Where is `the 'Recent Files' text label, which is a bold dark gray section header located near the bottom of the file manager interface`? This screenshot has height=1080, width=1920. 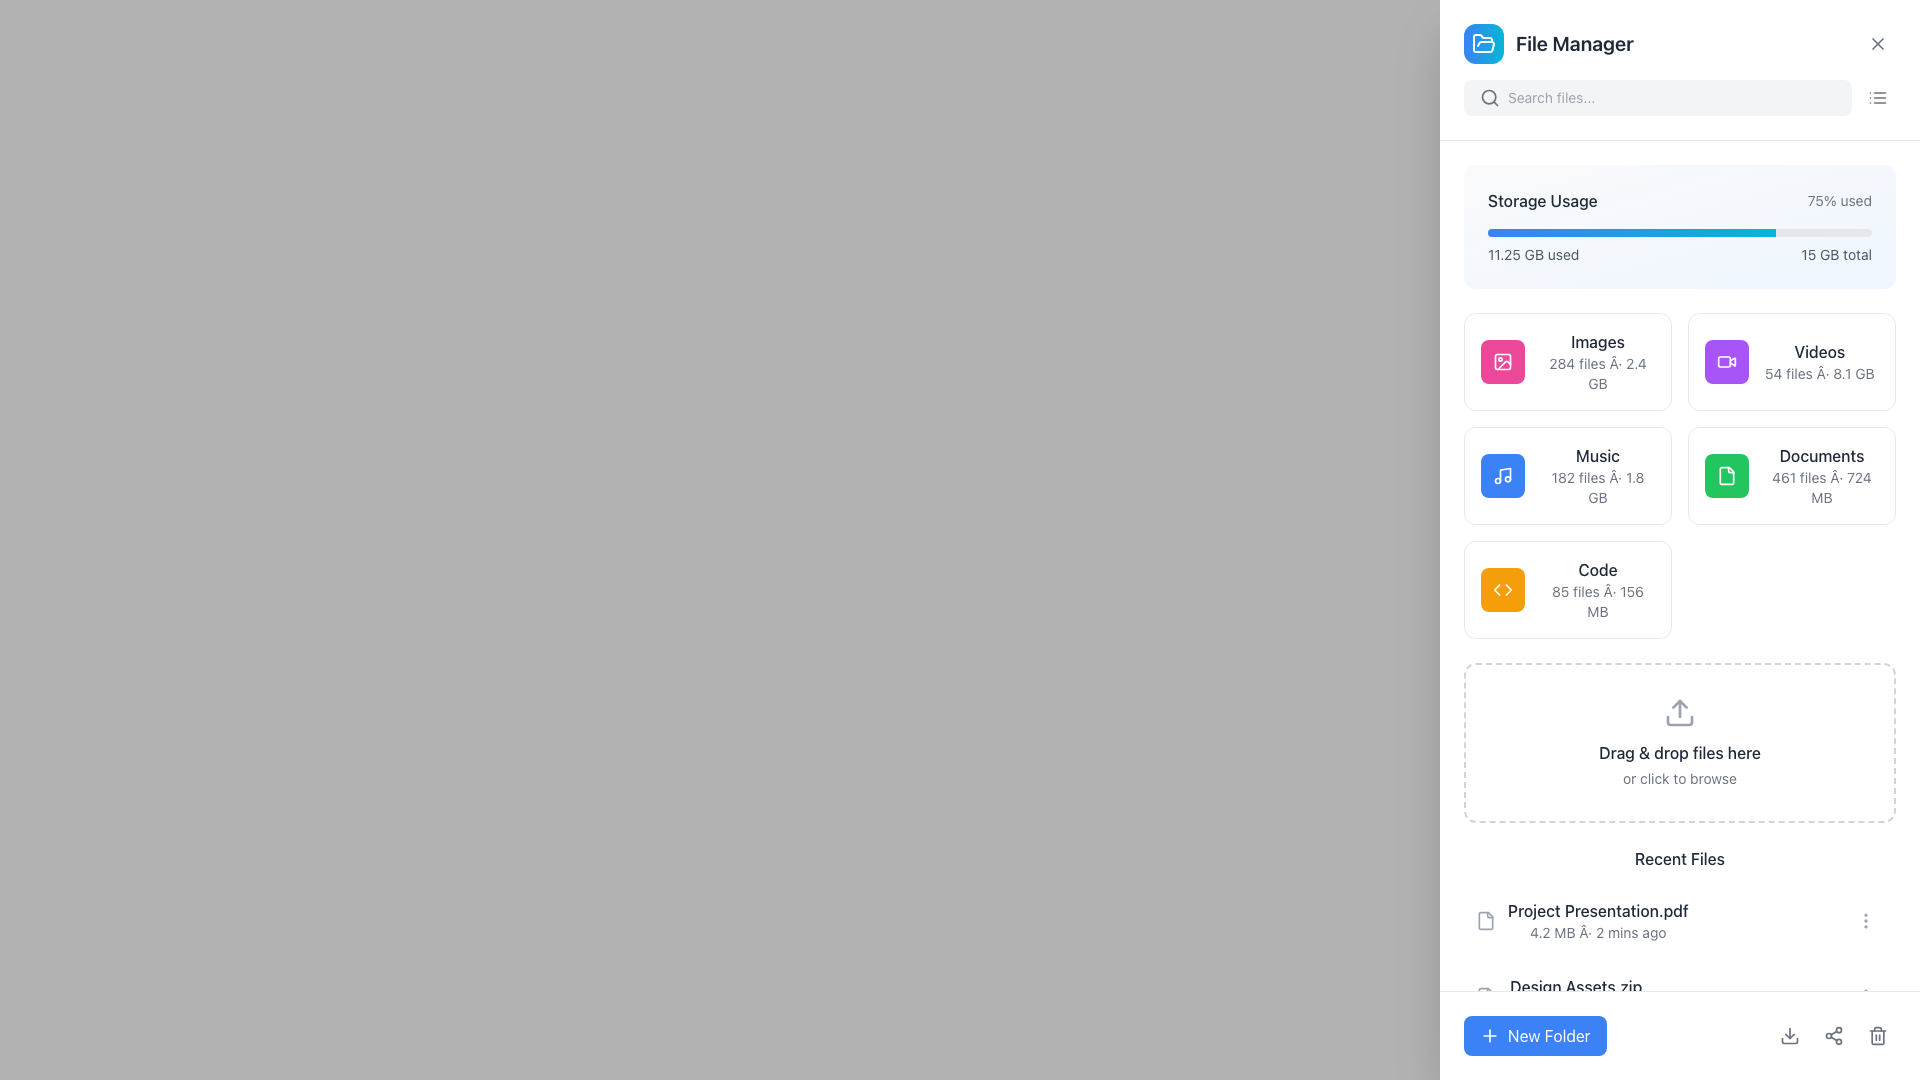
the 'Recent Files' text label, which is a bold dark gray section header located near the bottom of the file manager interface is located at coordinates (1680, 858).